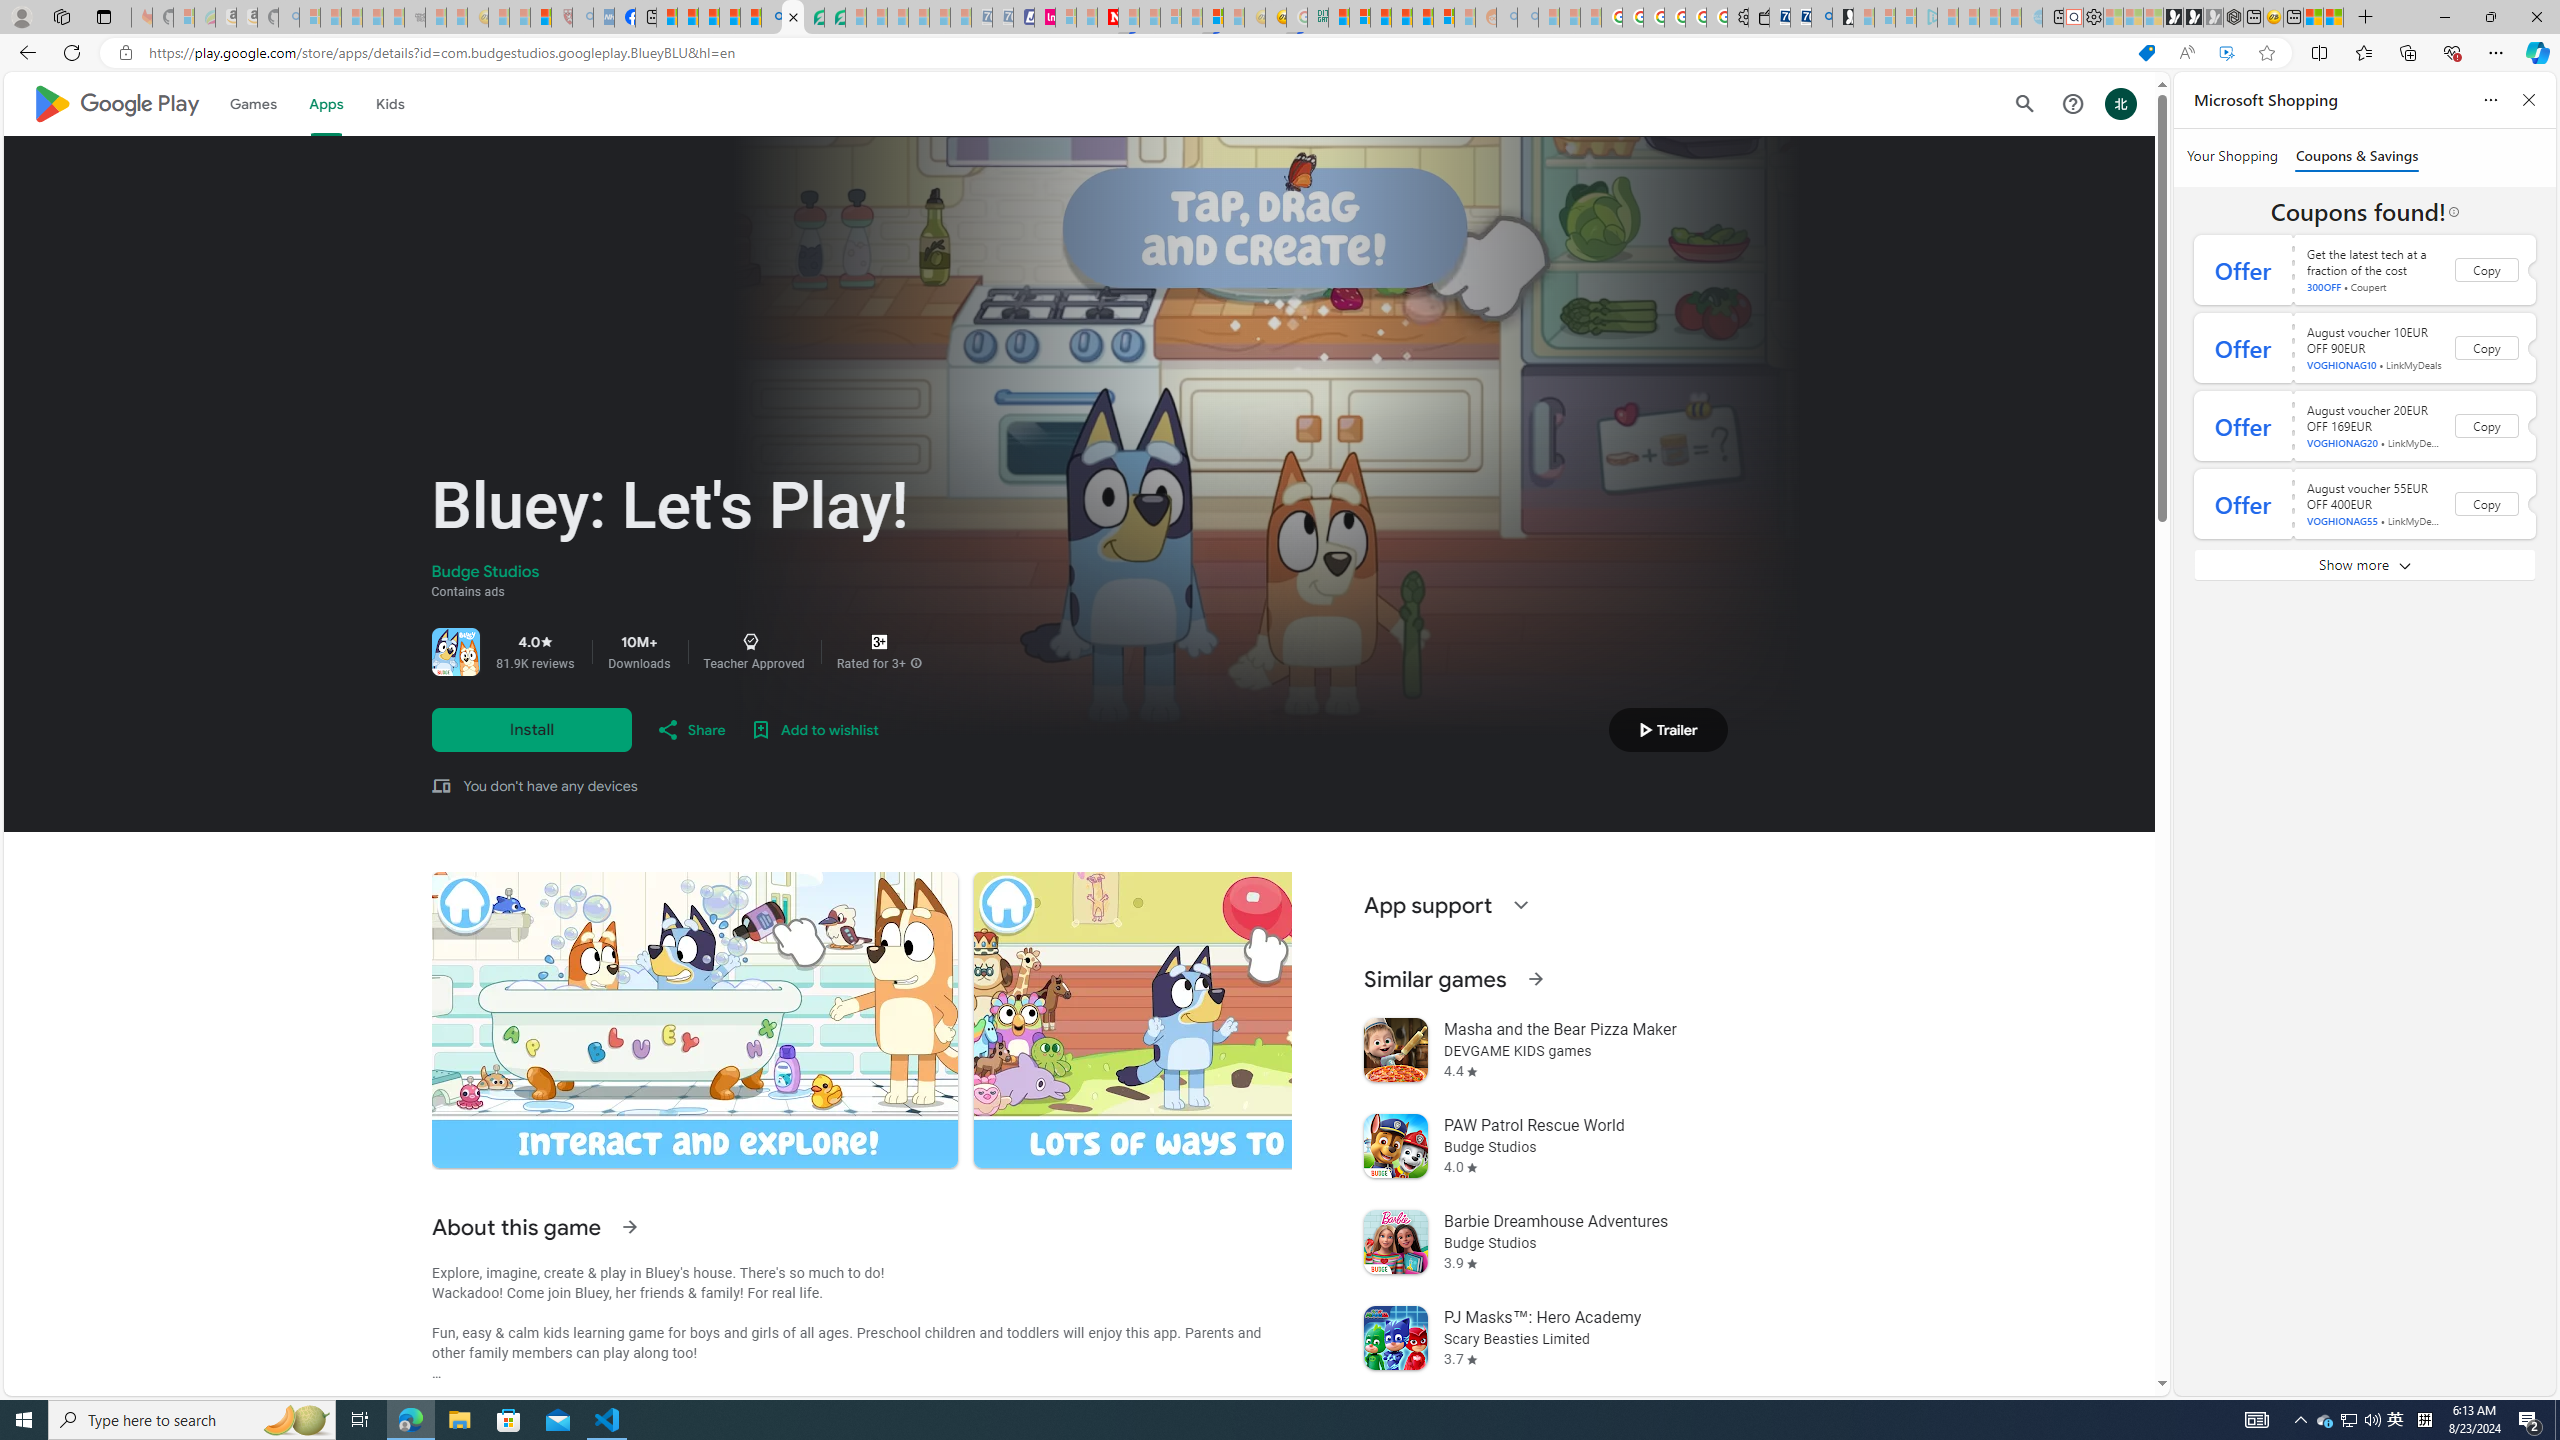 This screenshot has width=2560, height=1440. What do you see at coordinates (1422, 16) in the screenshot?
I see `'Kinda Frugal - MSN'` at bounding box center [1422, 16].